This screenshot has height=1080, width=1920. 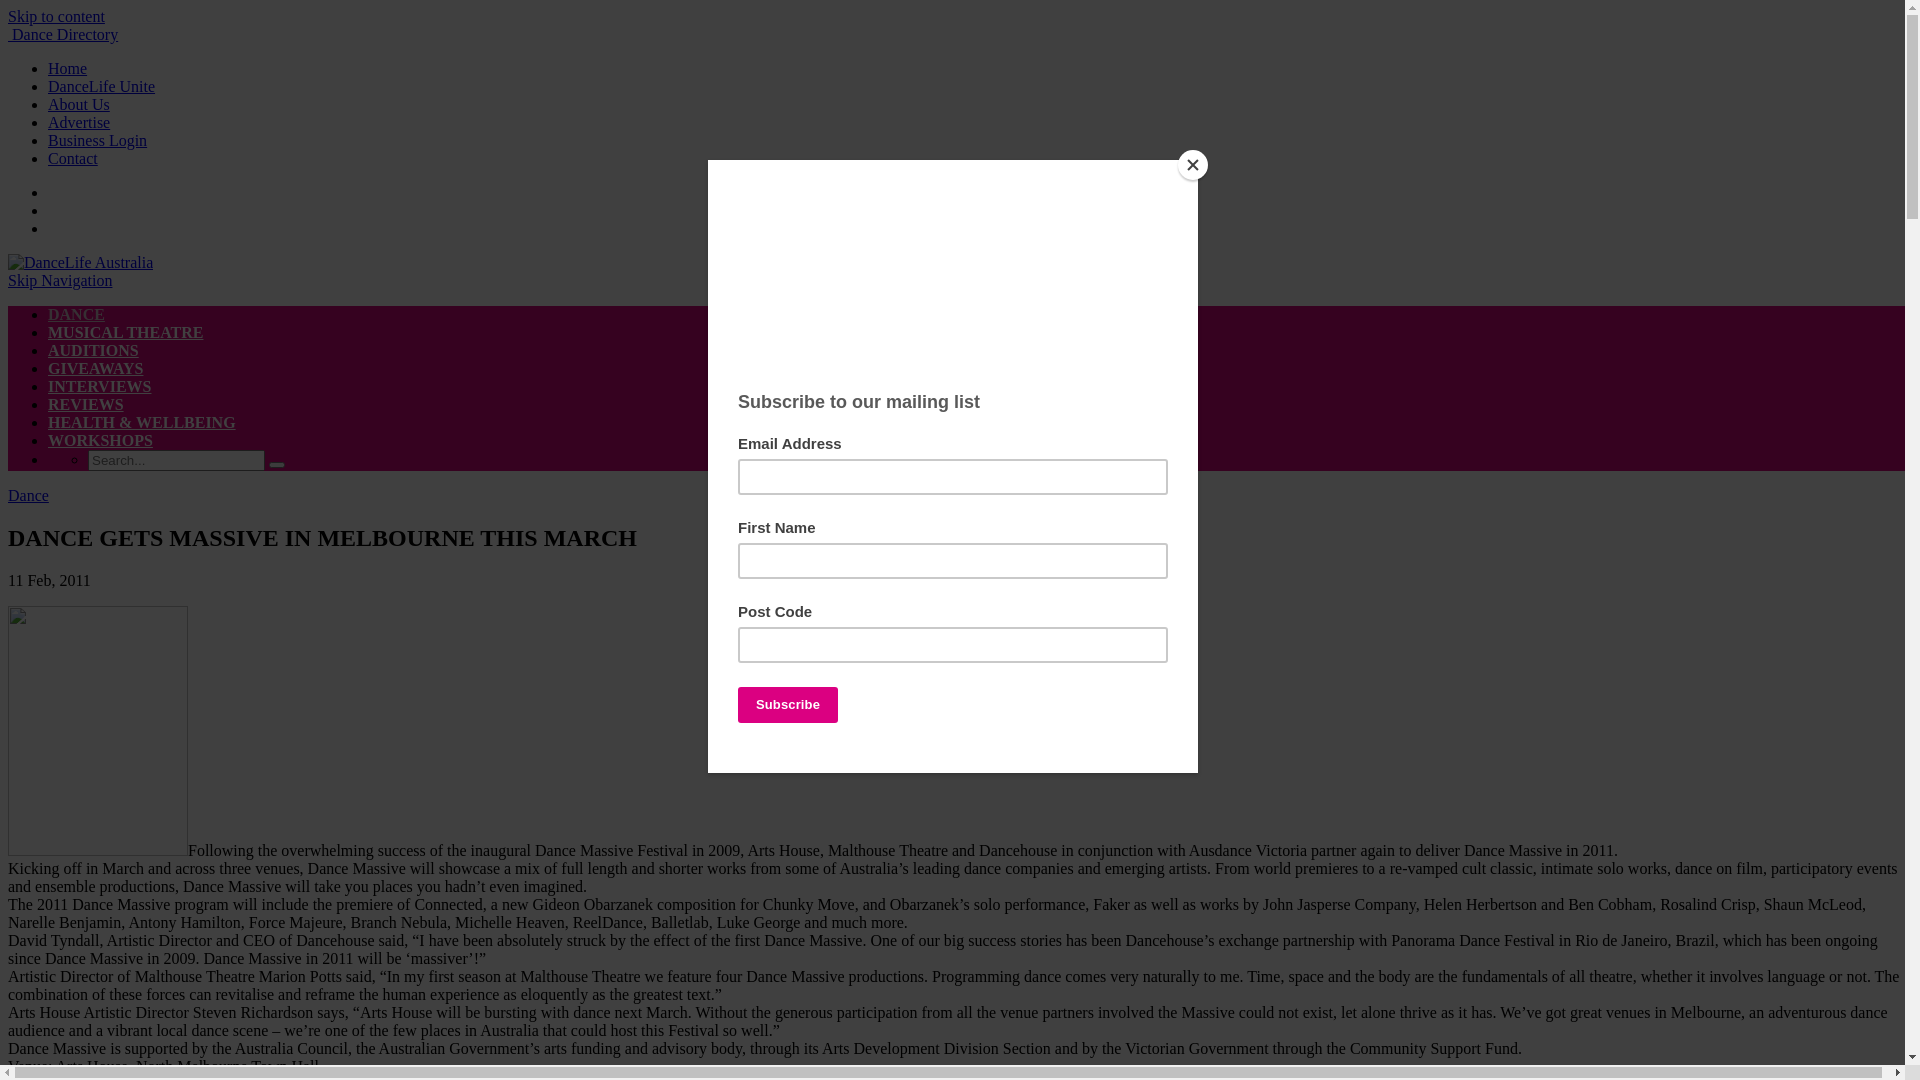 I want to click on 'DanceLife Unite', so click(x=100, y=85).